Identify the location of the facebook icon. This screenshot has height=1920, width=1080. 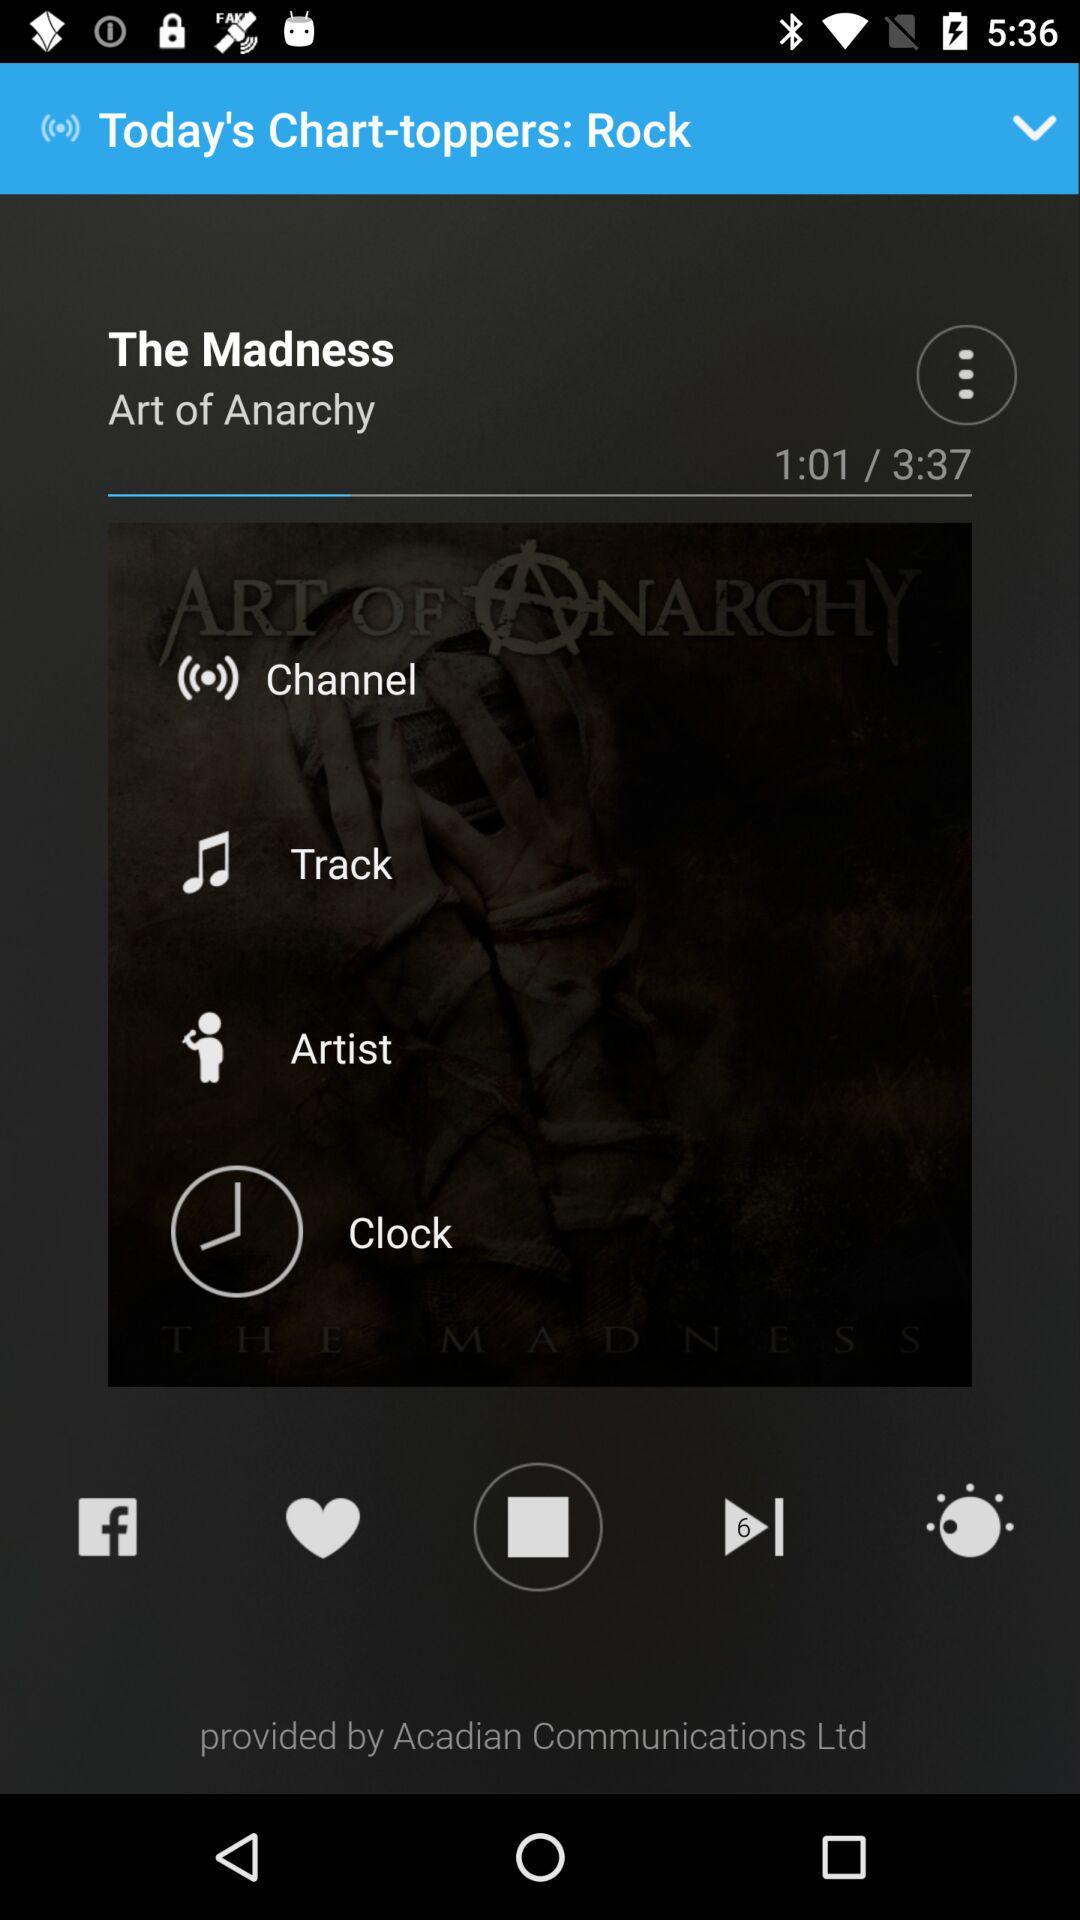
(107, 1525).